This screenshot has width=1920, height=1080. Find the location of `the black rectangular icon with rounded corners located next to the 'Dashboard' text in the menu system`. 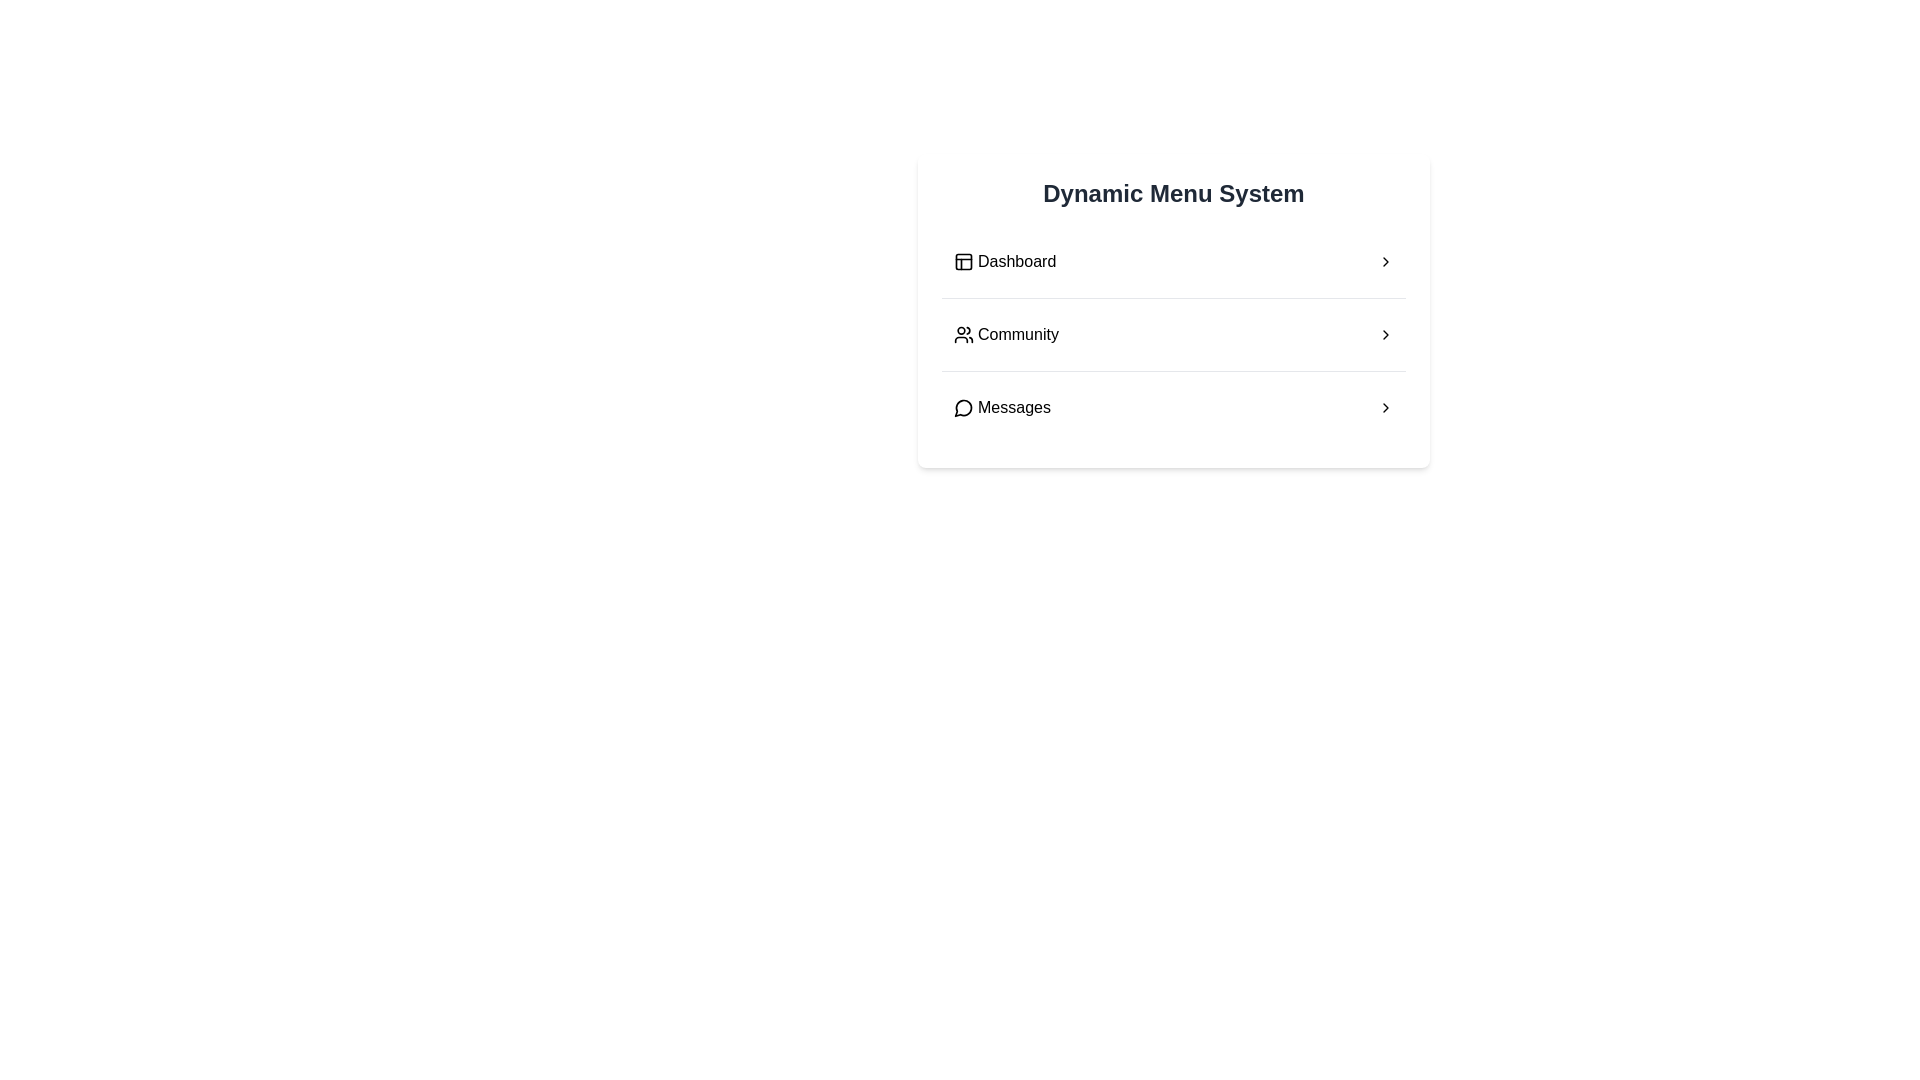

the black rectangular icon with rounded corners located next to the 'Dashboard' text in the menu system is located at coordinates (964, 261).